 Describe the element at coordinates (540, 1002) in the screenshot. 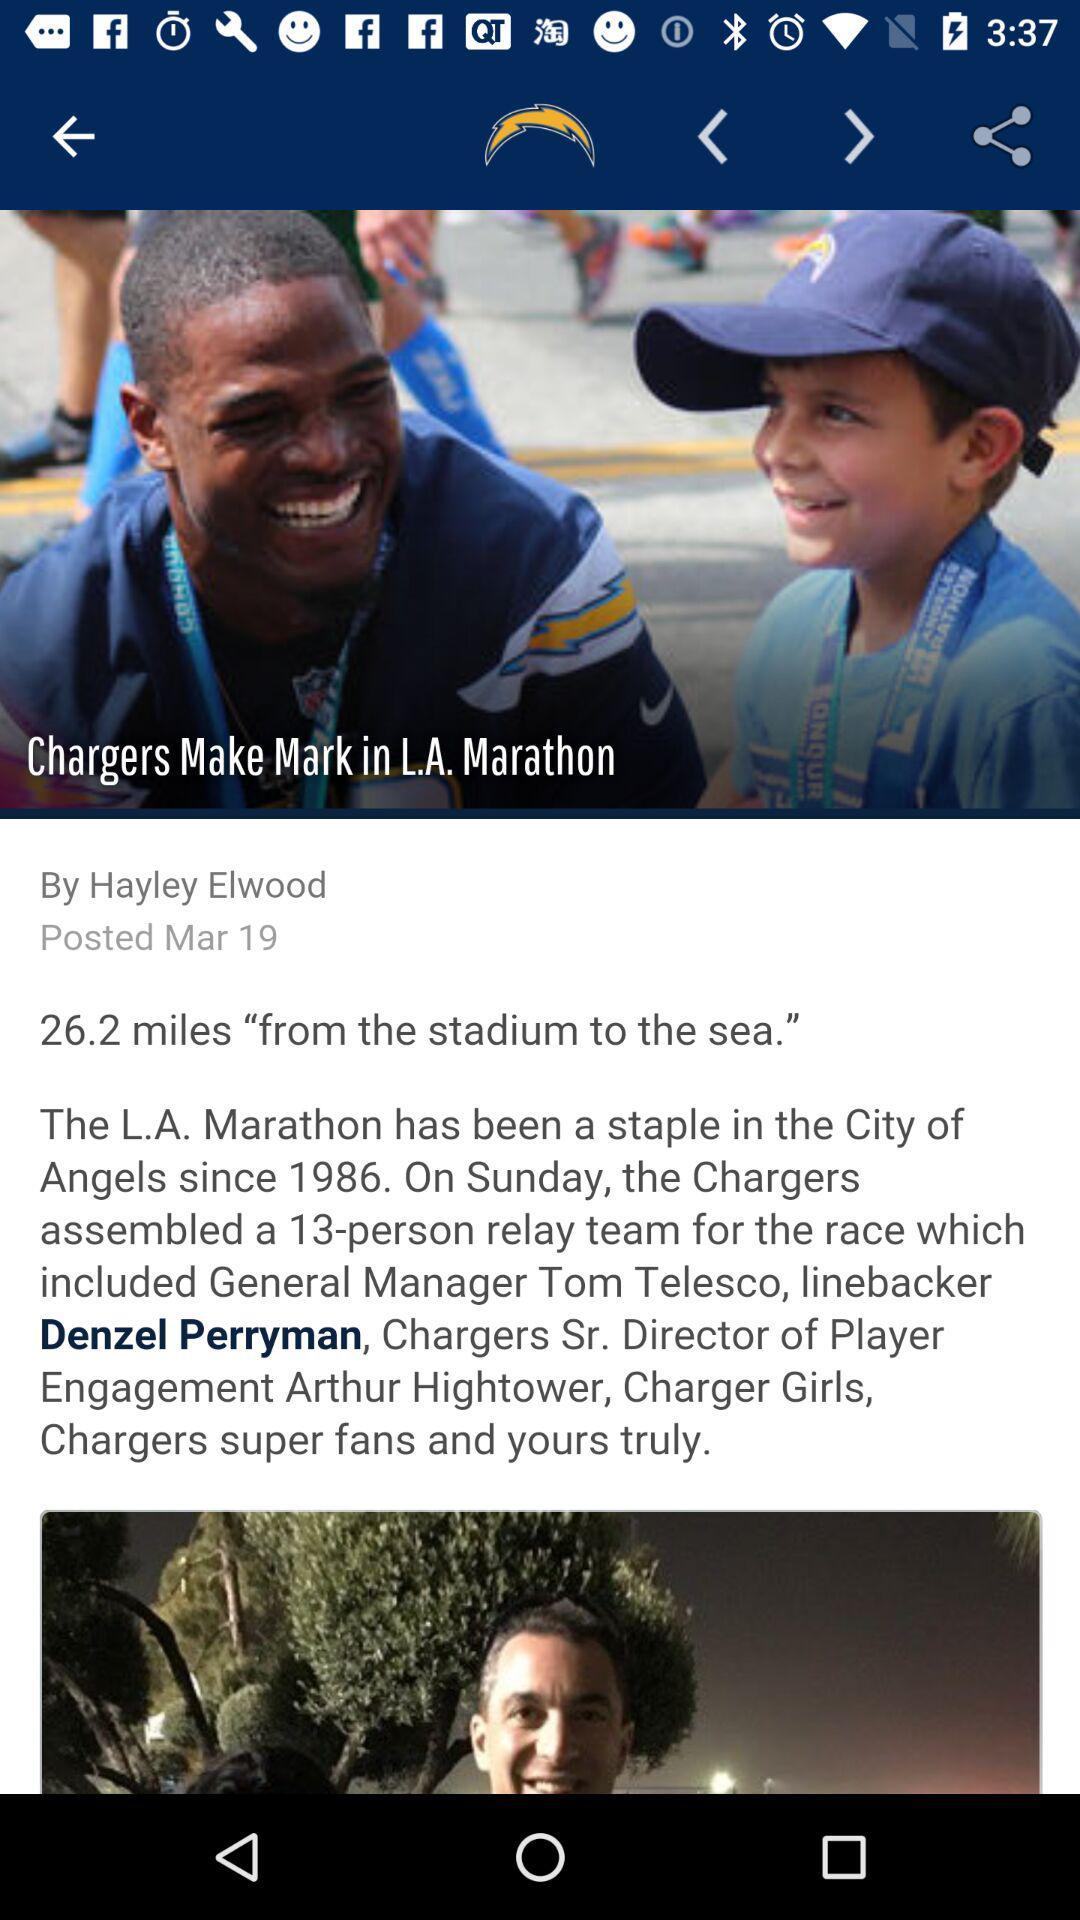

I see `description` at that location.